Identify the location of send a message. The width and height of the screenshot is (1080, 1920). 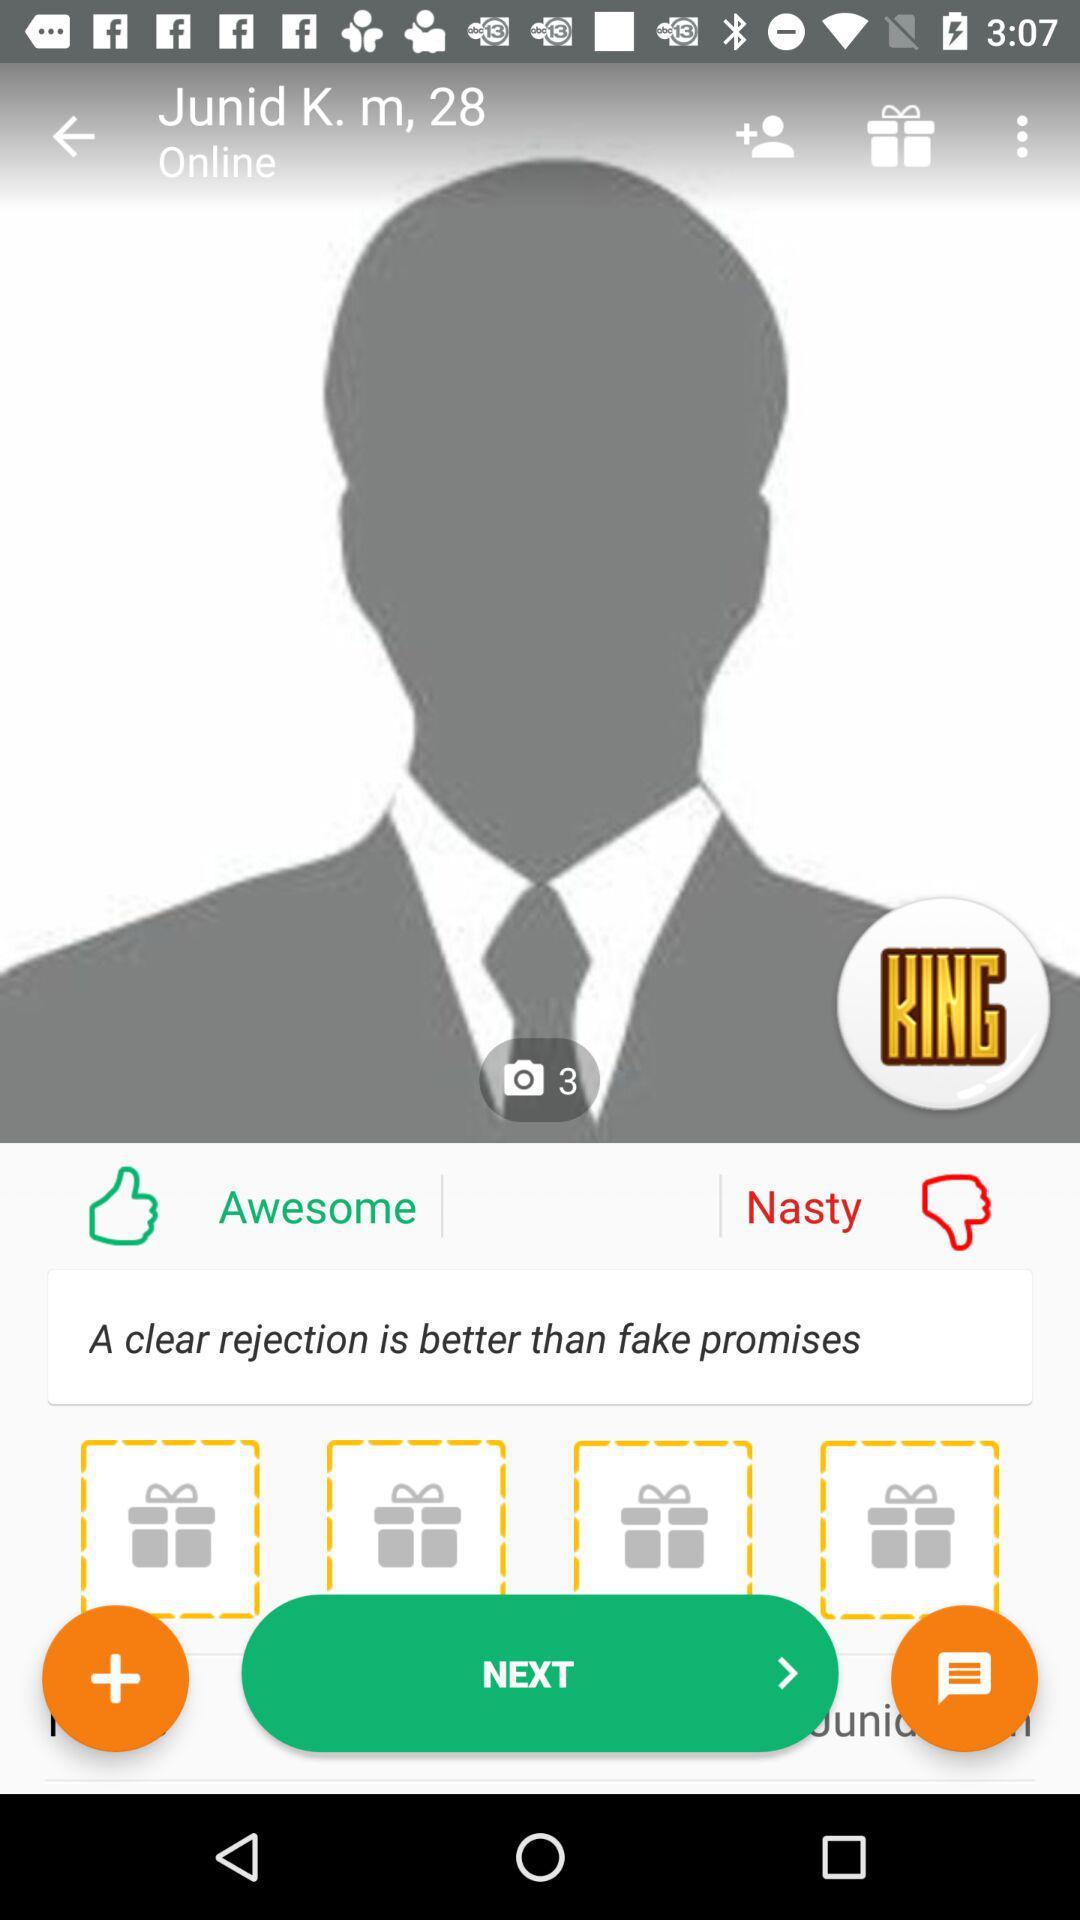
(963, 1678).